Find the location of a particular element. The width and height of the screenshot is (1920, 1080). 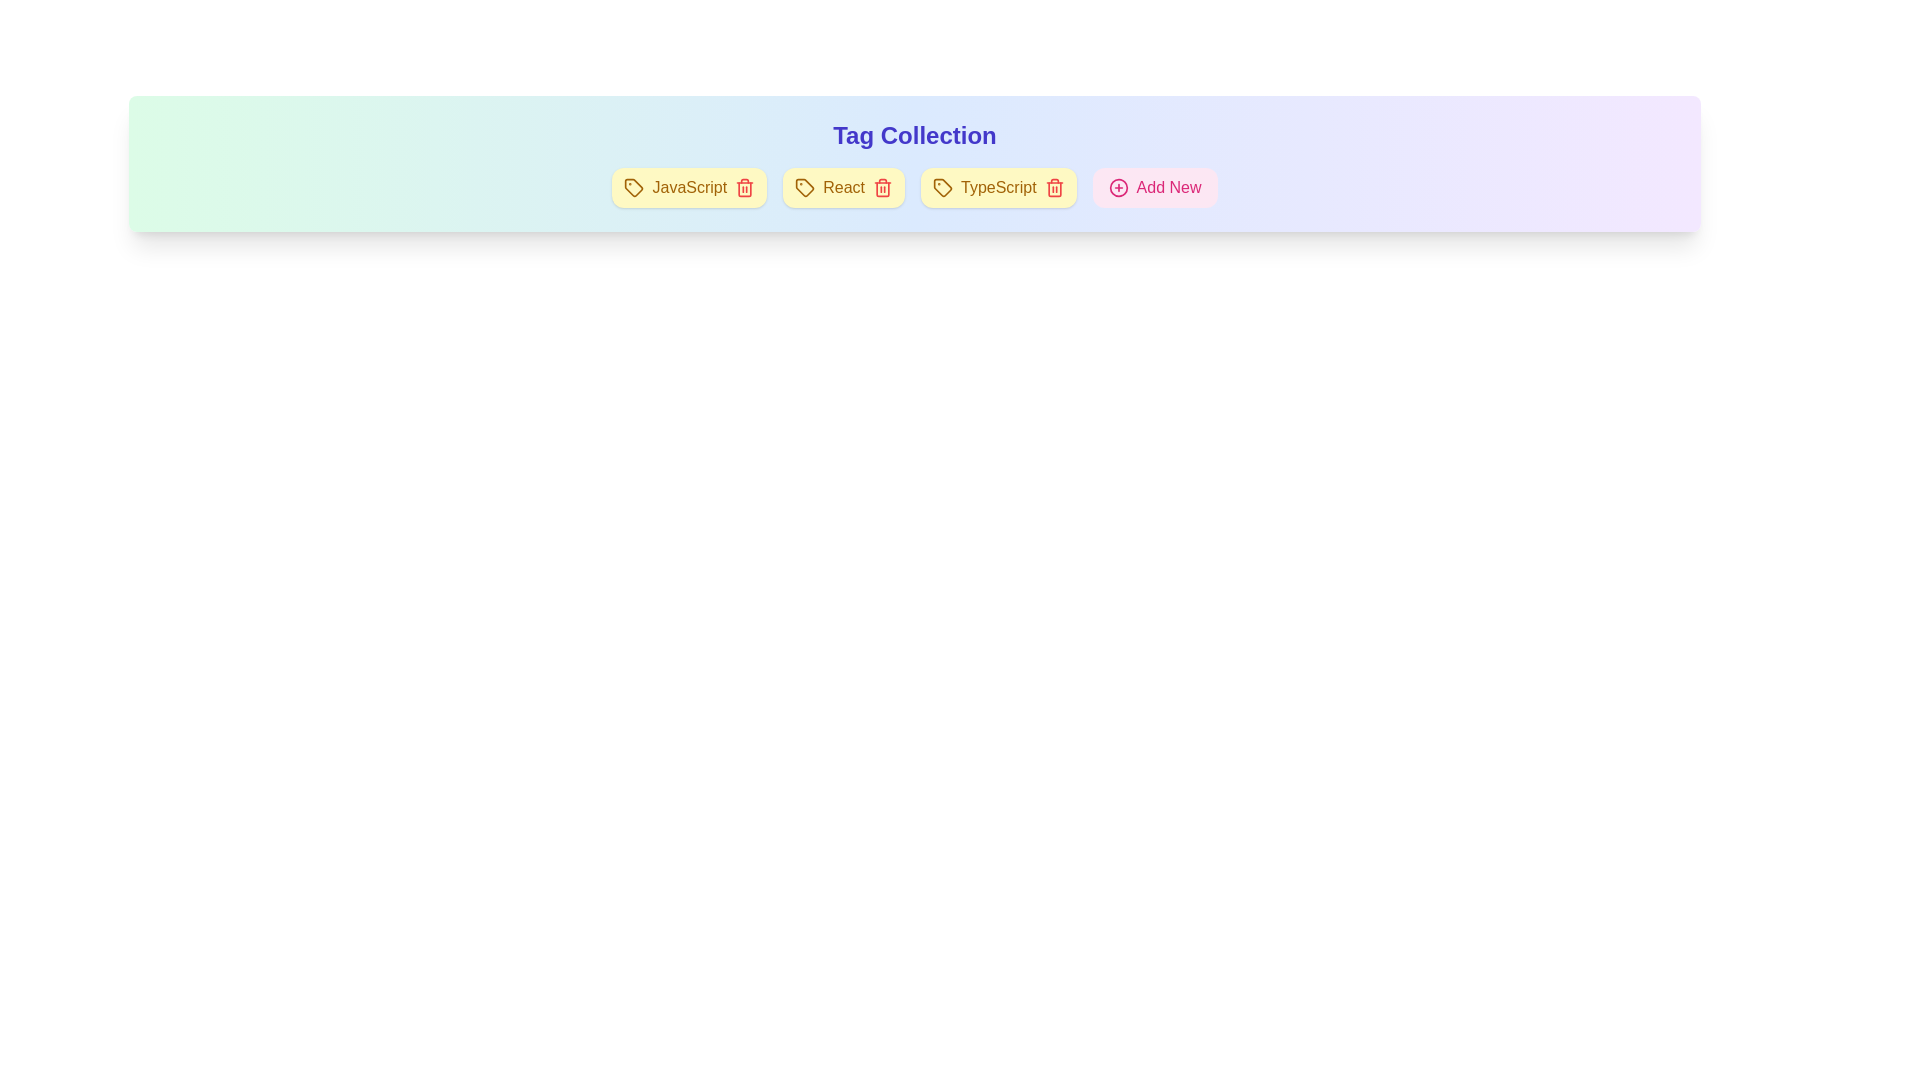

the small tag icon with a yellowish outline located to the left of the 'JavaScript' label is located at coordinates (633, 188).